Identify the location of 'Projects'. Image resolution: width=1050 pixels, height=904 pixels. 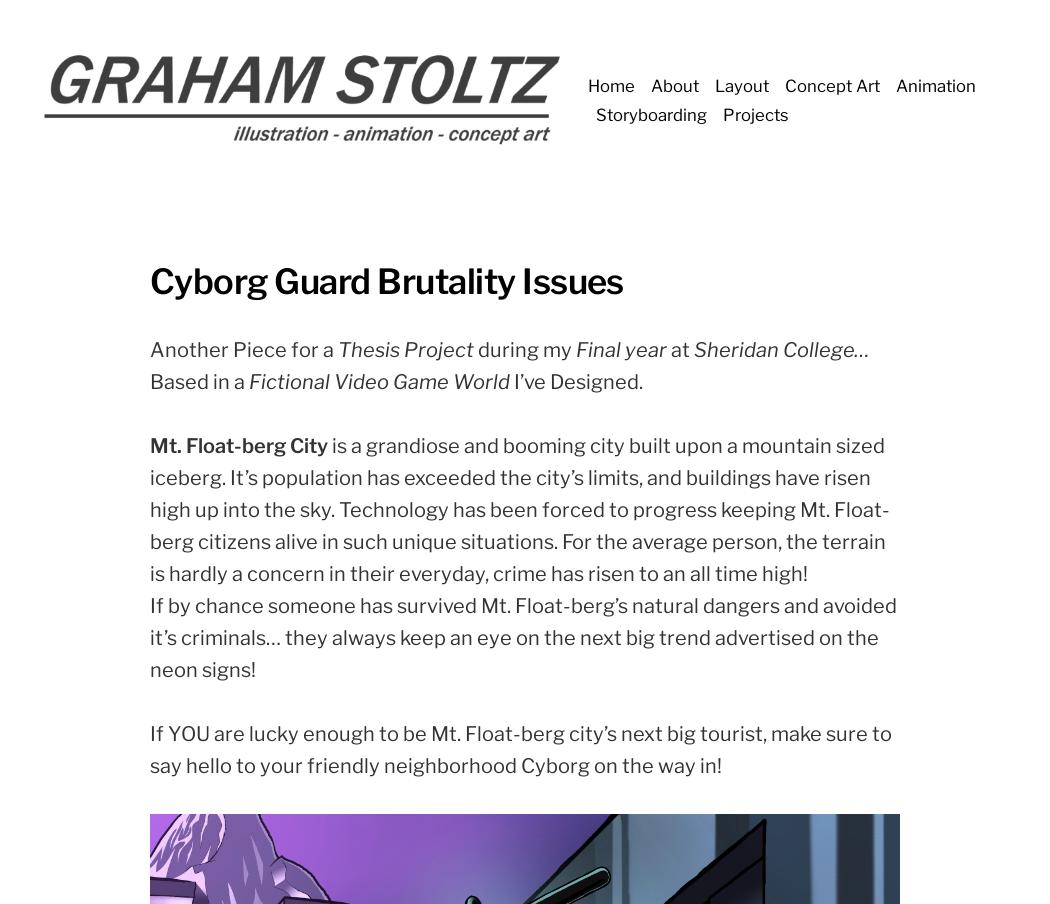
(722, 113).